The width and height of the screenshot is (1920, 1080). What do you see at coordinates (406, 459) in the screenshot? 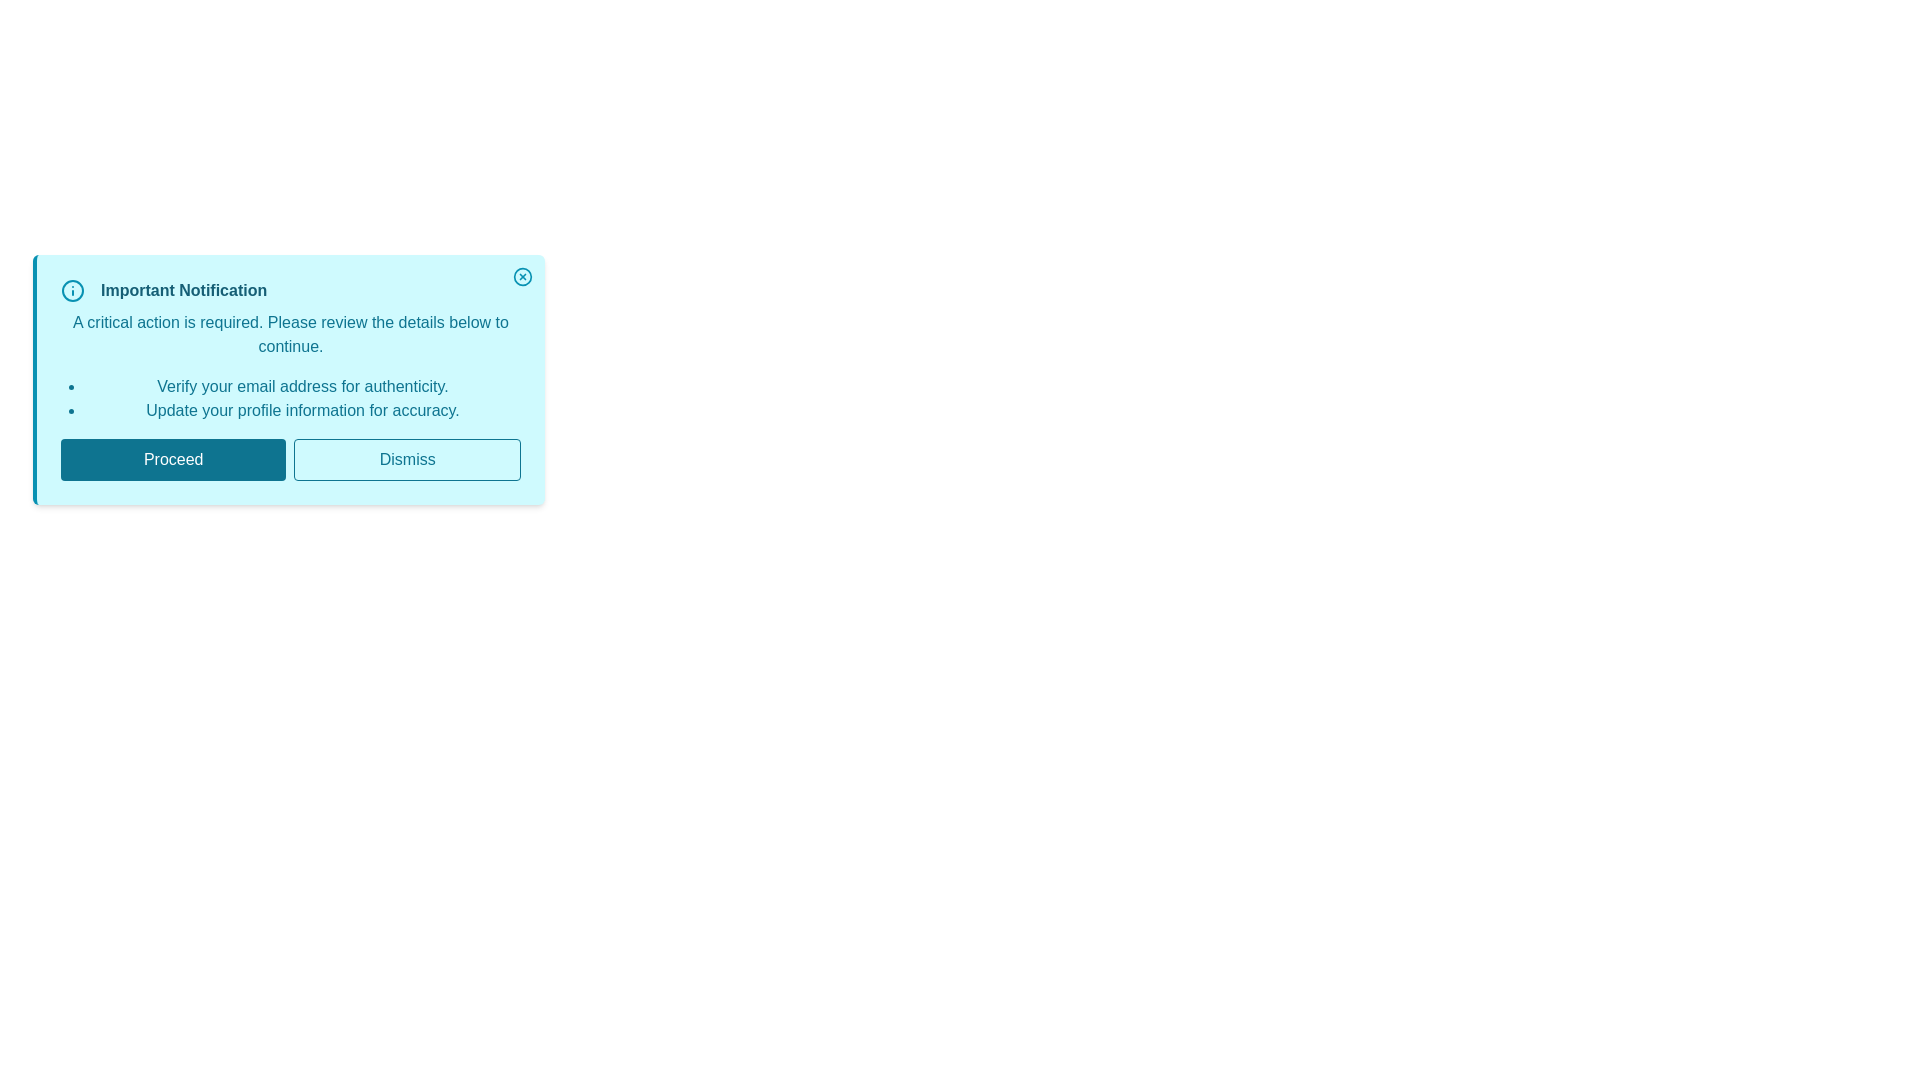
I see `the 'Dismiss' button to dismiss the notification` at bounding box center [406, 459].